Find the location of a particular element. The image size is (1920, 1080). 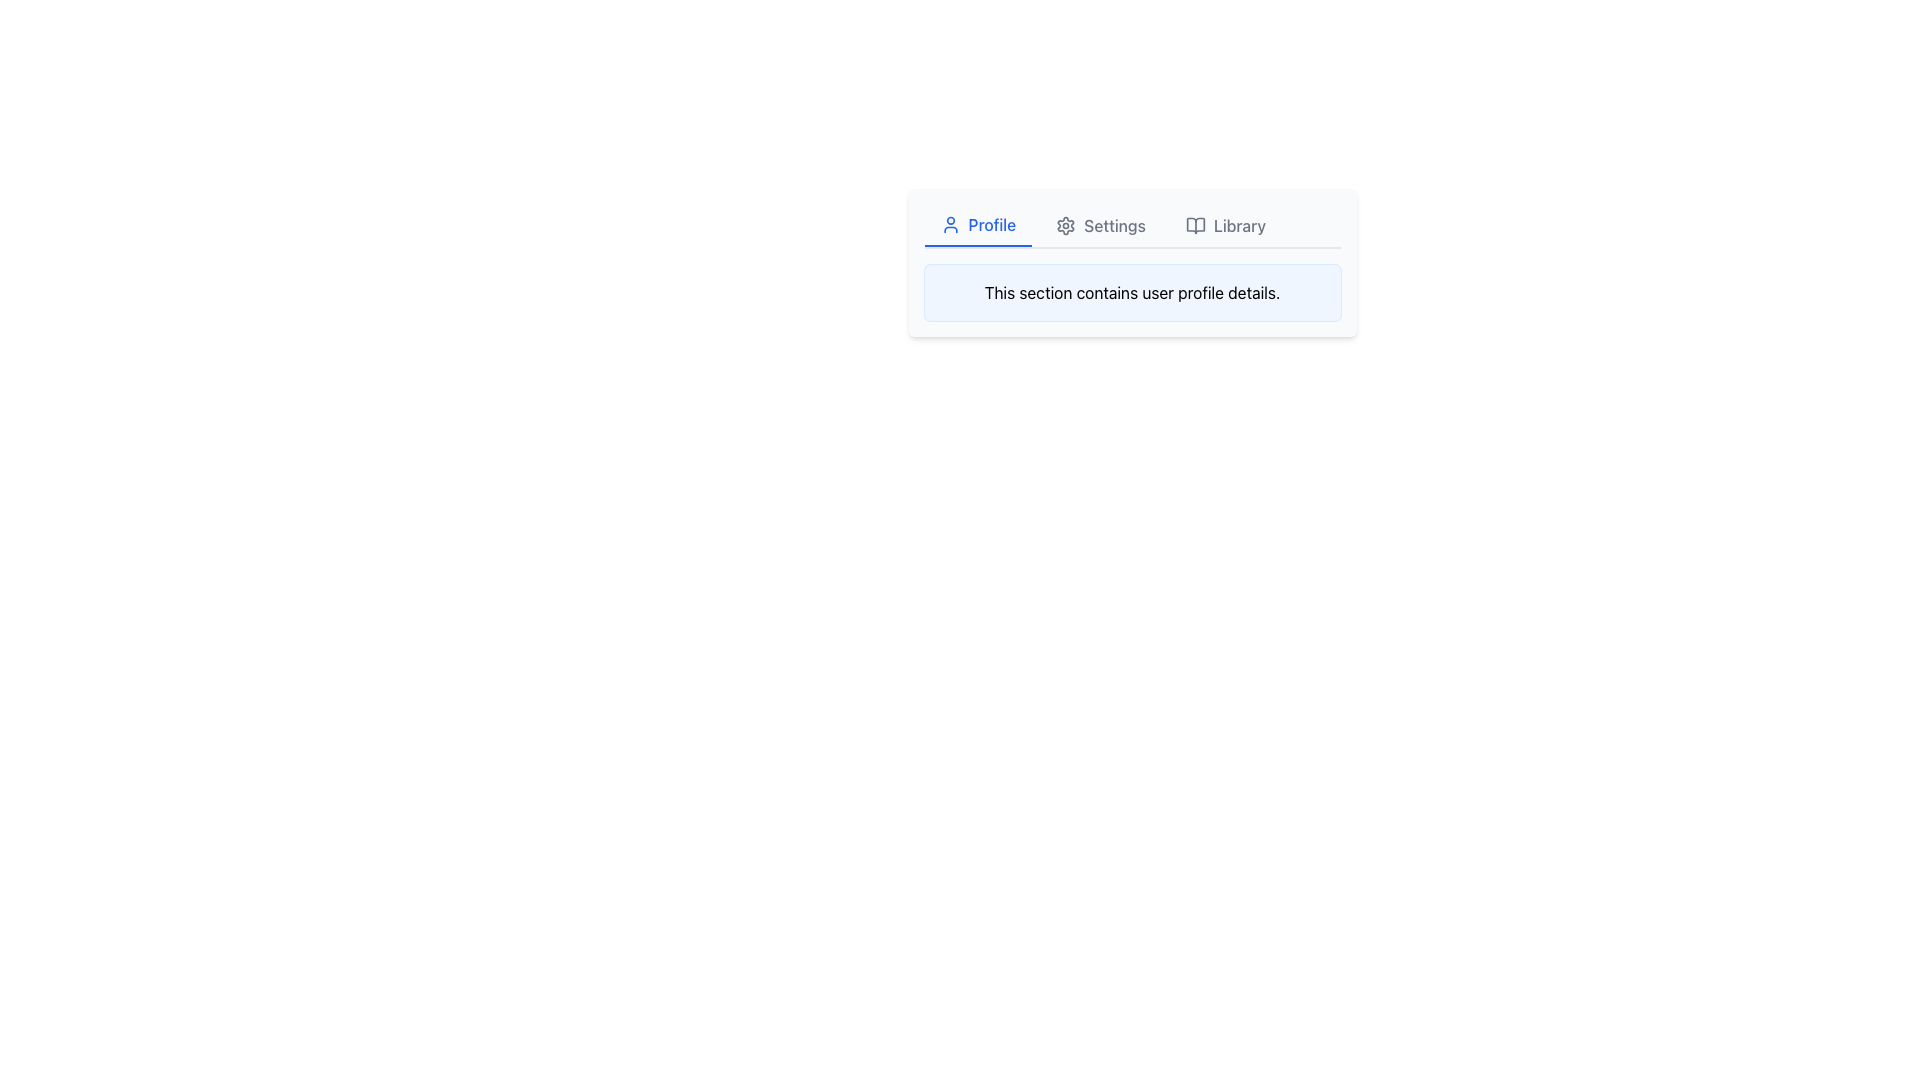

the 'Settings' tab, which is a horizontal tab with a gear icon, located between the 'Profile' tab and the 'Library' tab is located at coordinates (1100, 225).